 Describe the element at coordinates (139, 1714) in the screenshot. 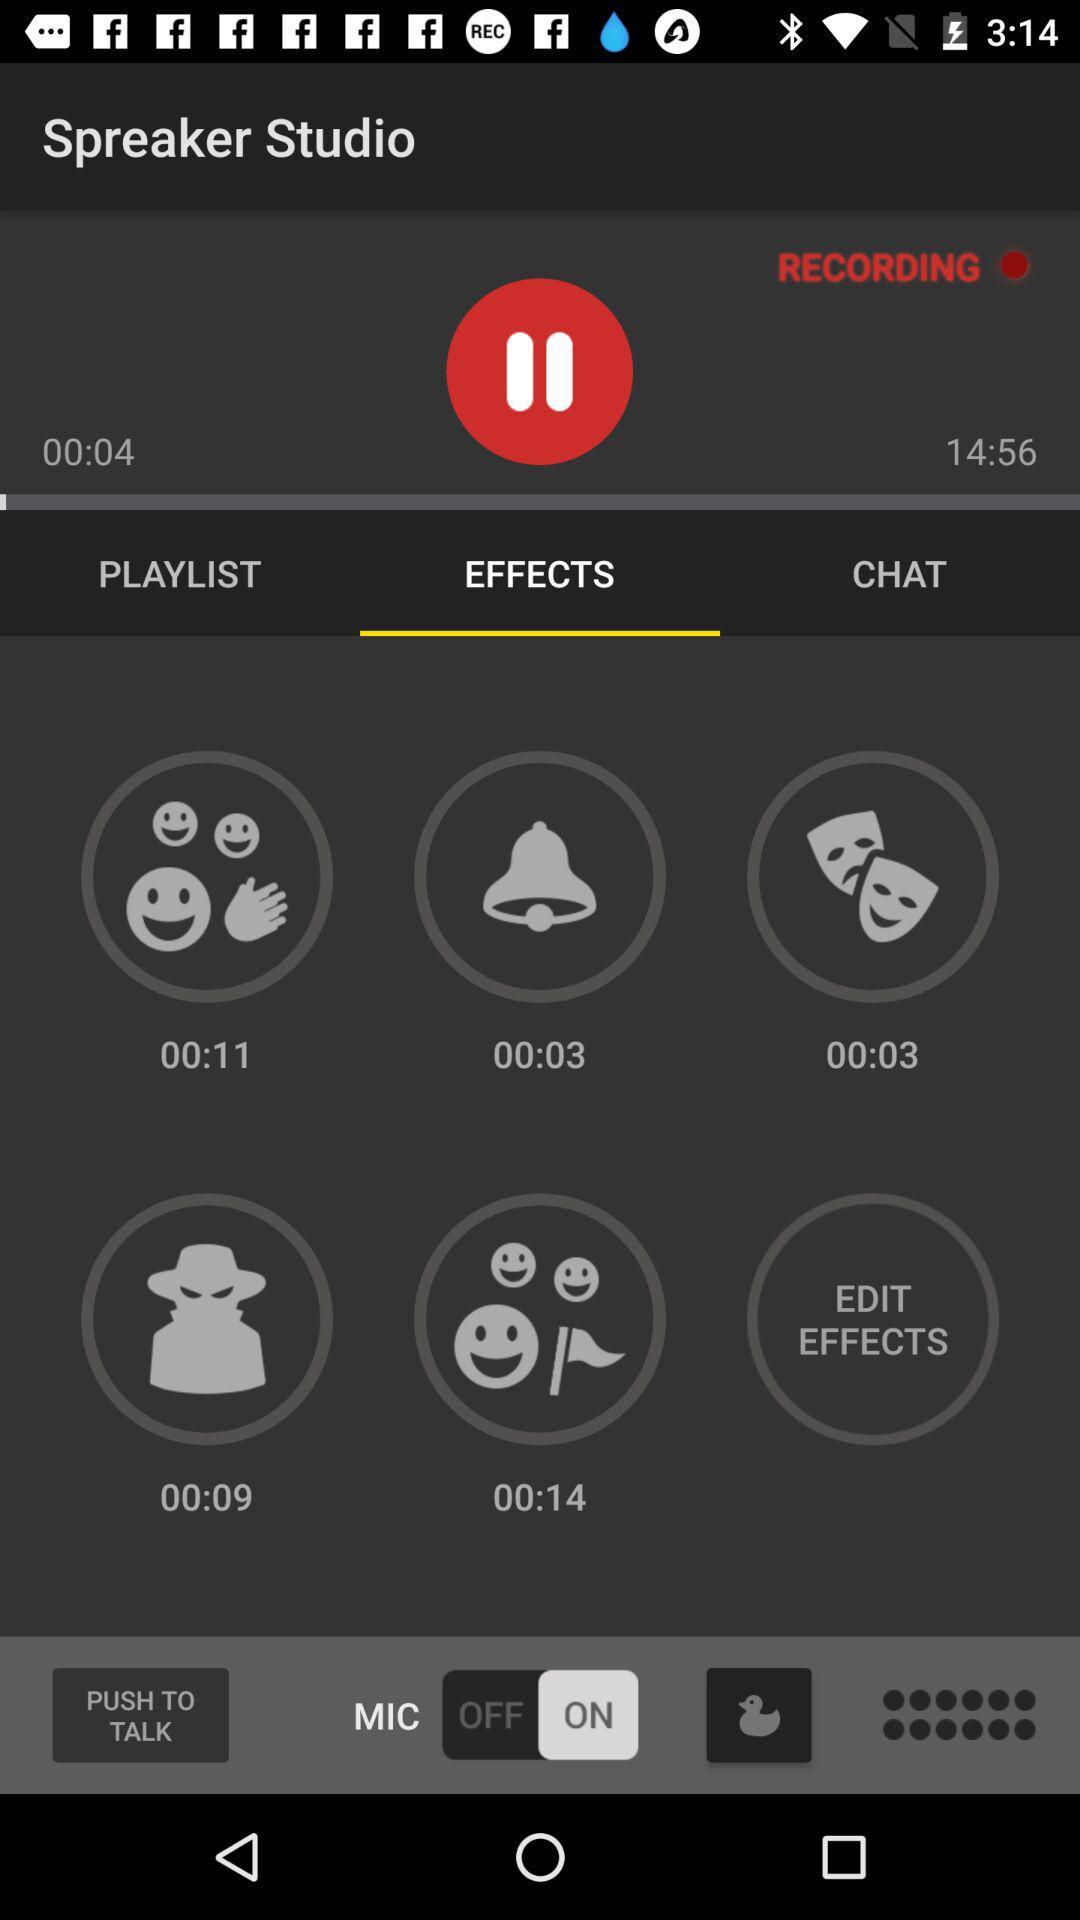

I see `the icon next to the mic item` at that location.